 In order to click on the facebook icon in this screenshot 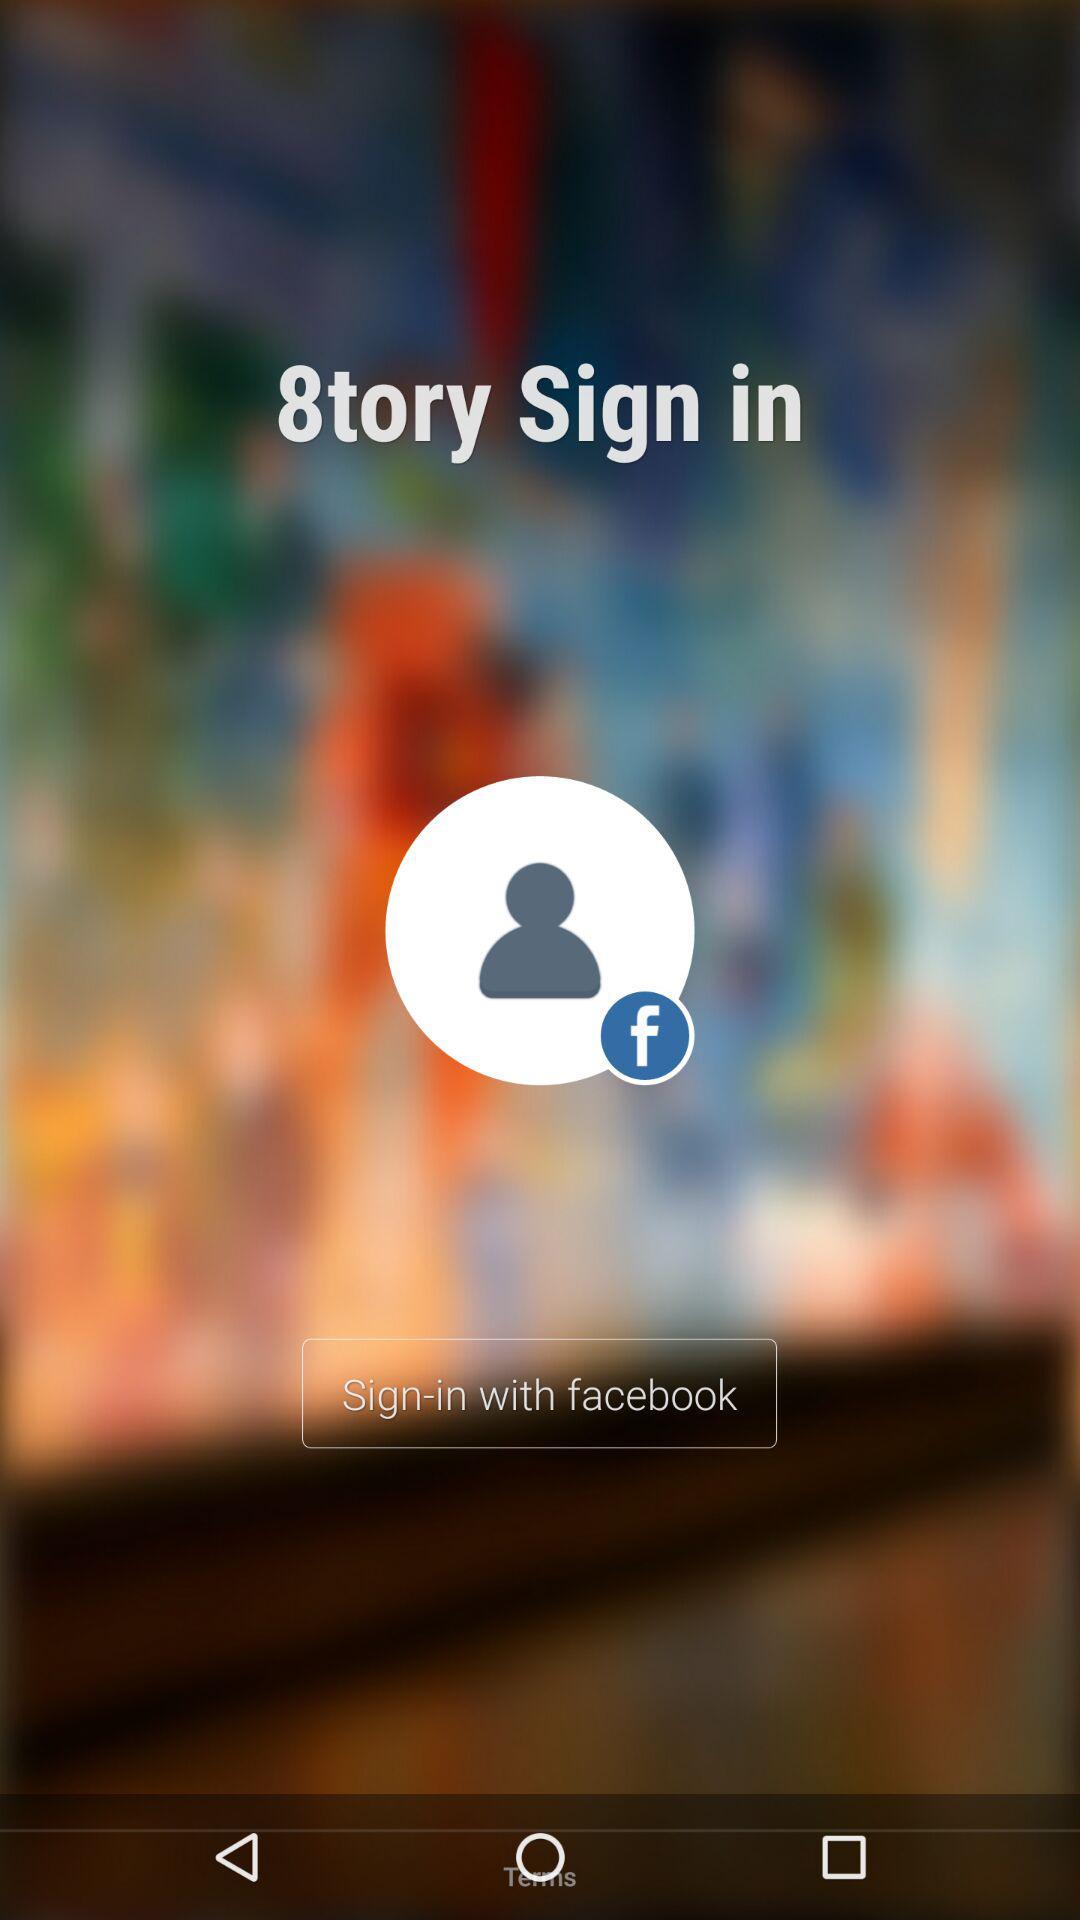, I will do `click(644, 1036)`.